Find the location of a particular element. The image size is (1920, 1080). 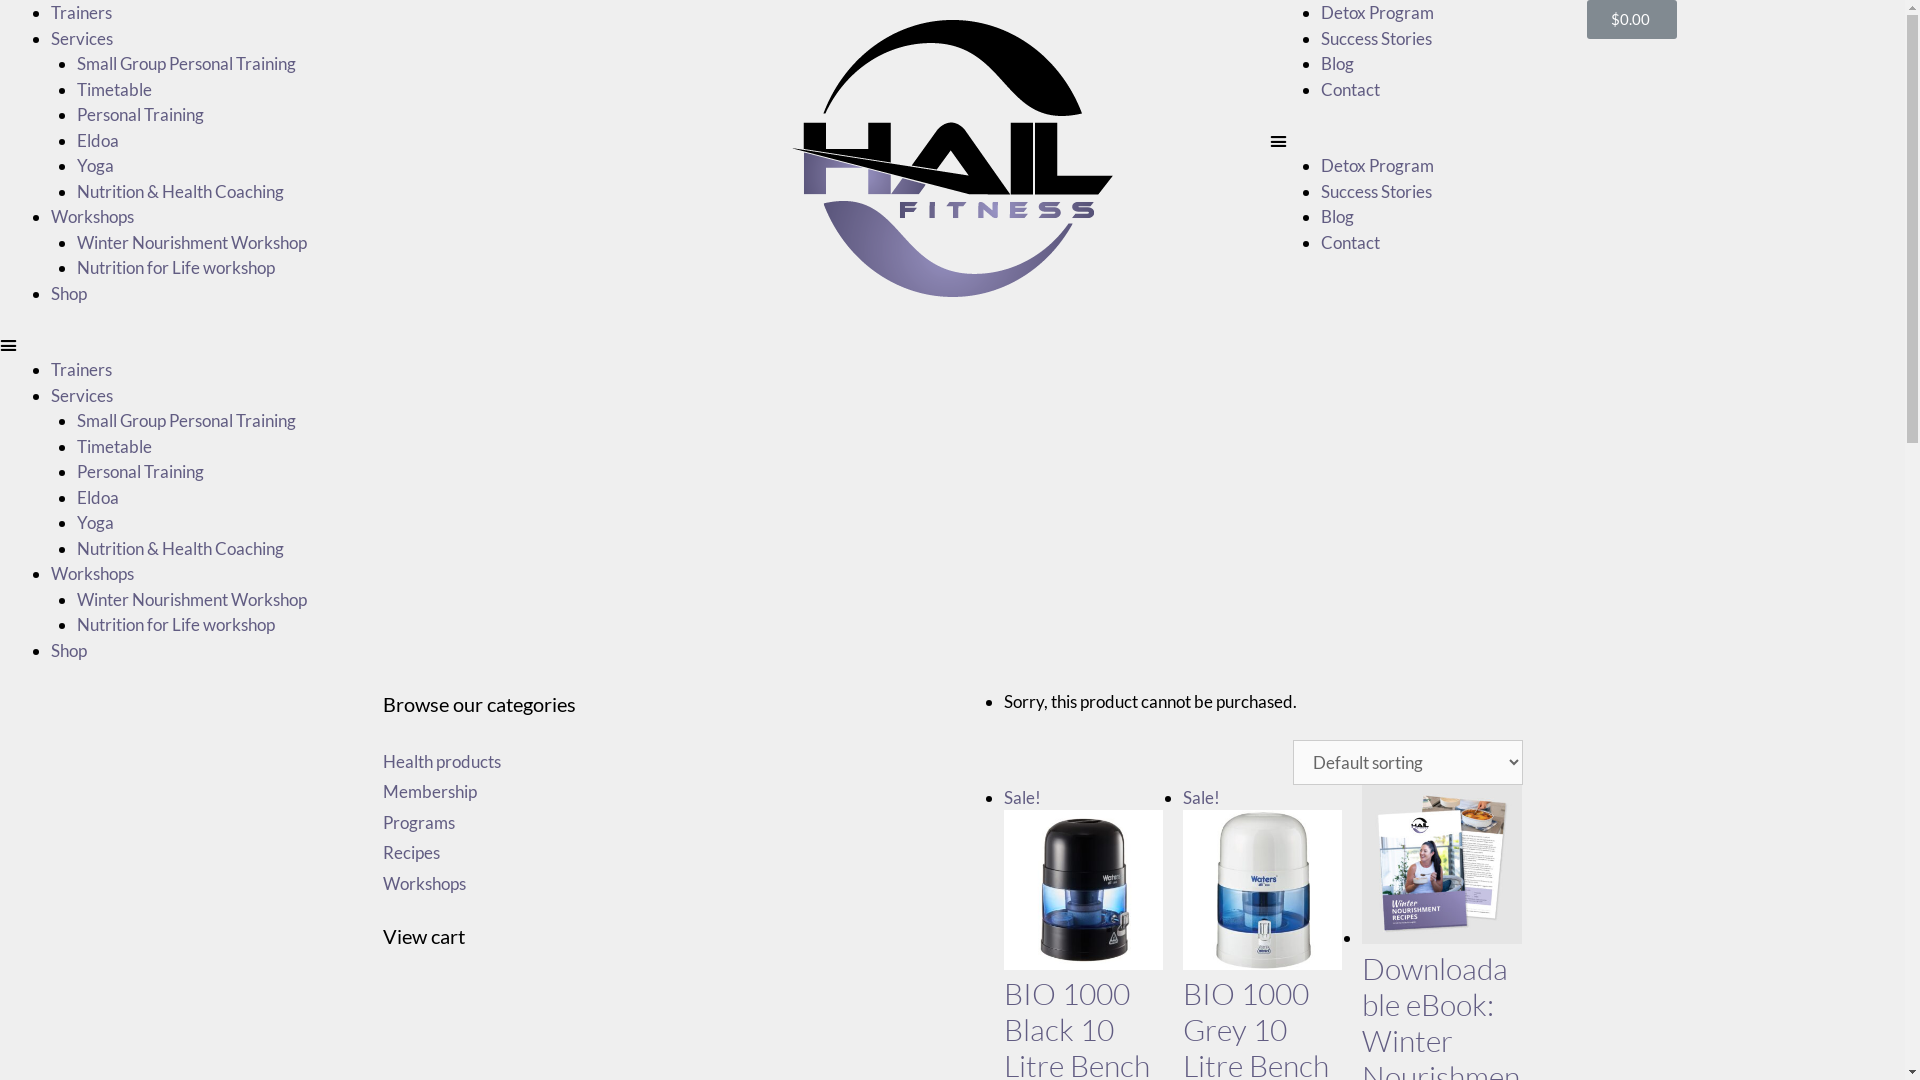

'Workshops' is located at coordinates (51, 216).